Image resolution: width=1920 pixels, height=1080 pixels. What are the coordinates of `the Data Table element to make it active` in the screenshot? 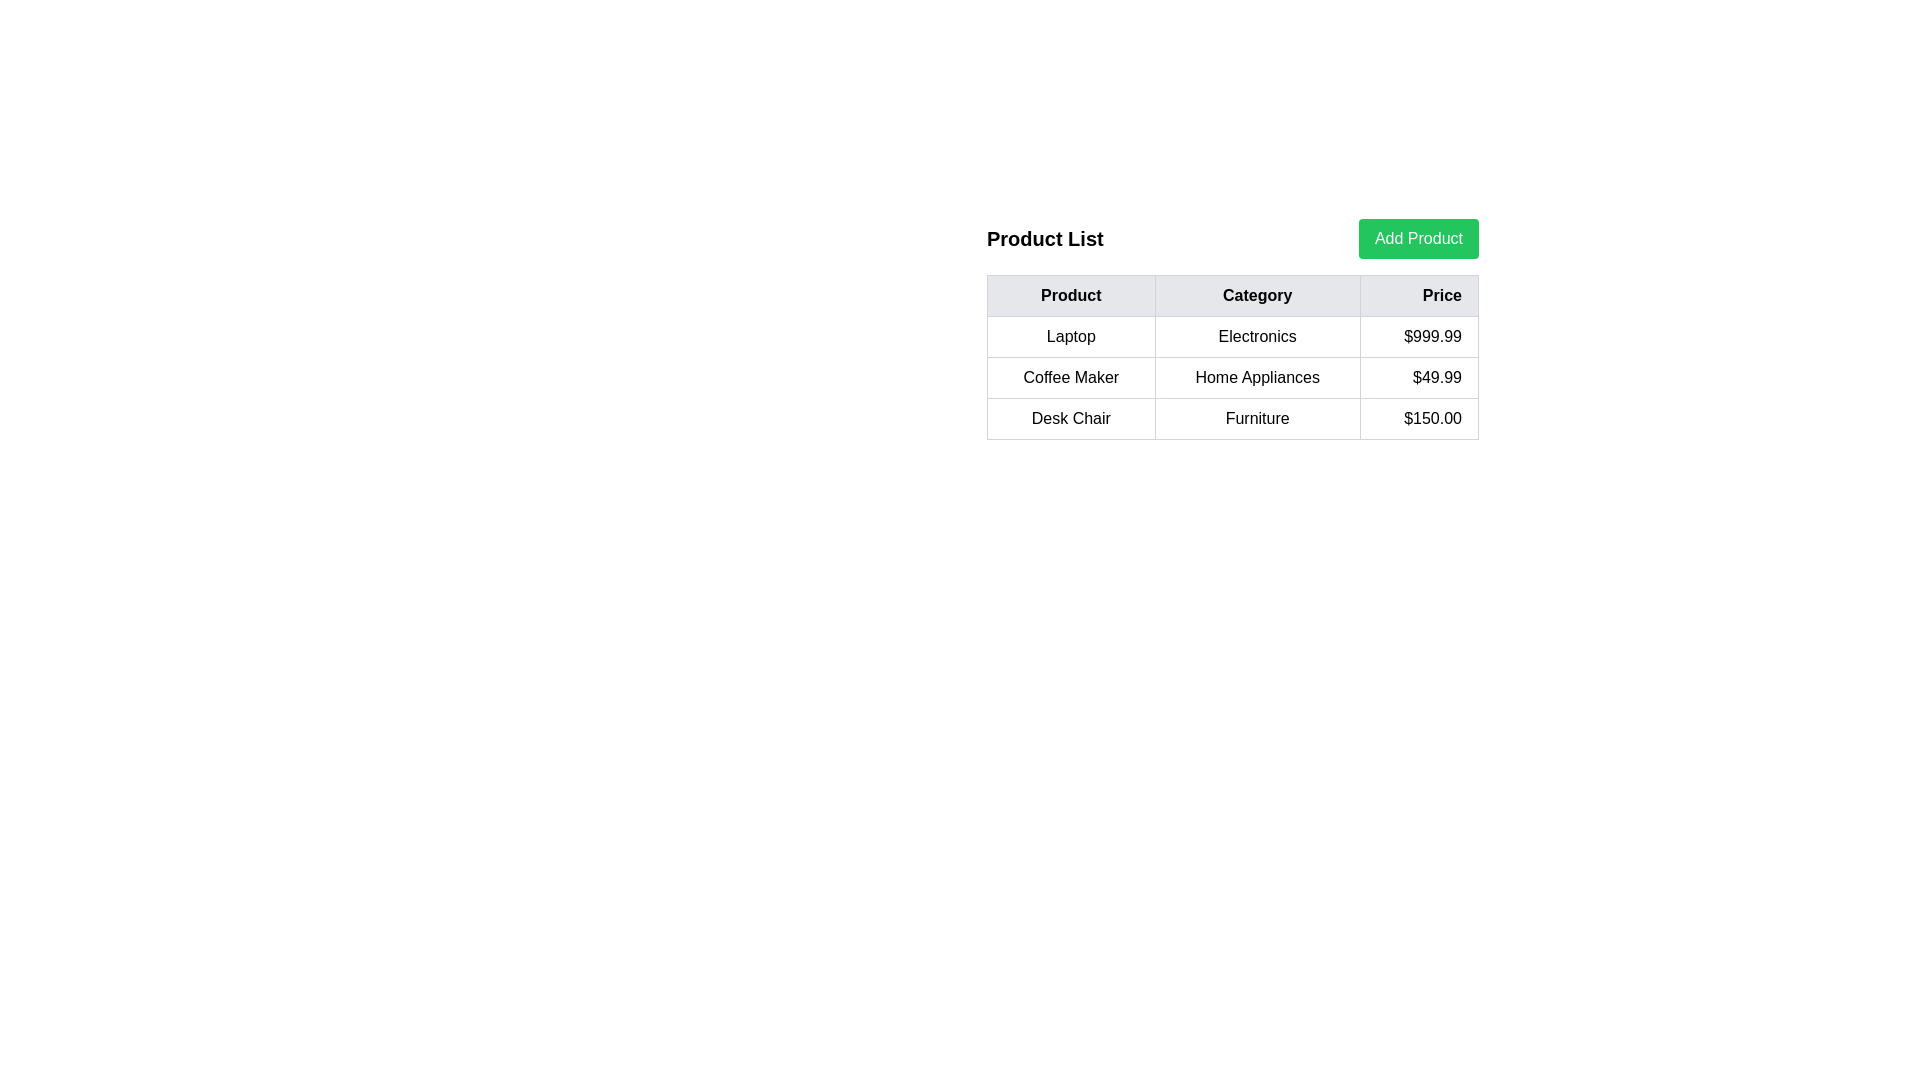 It's located at (1232, 356).